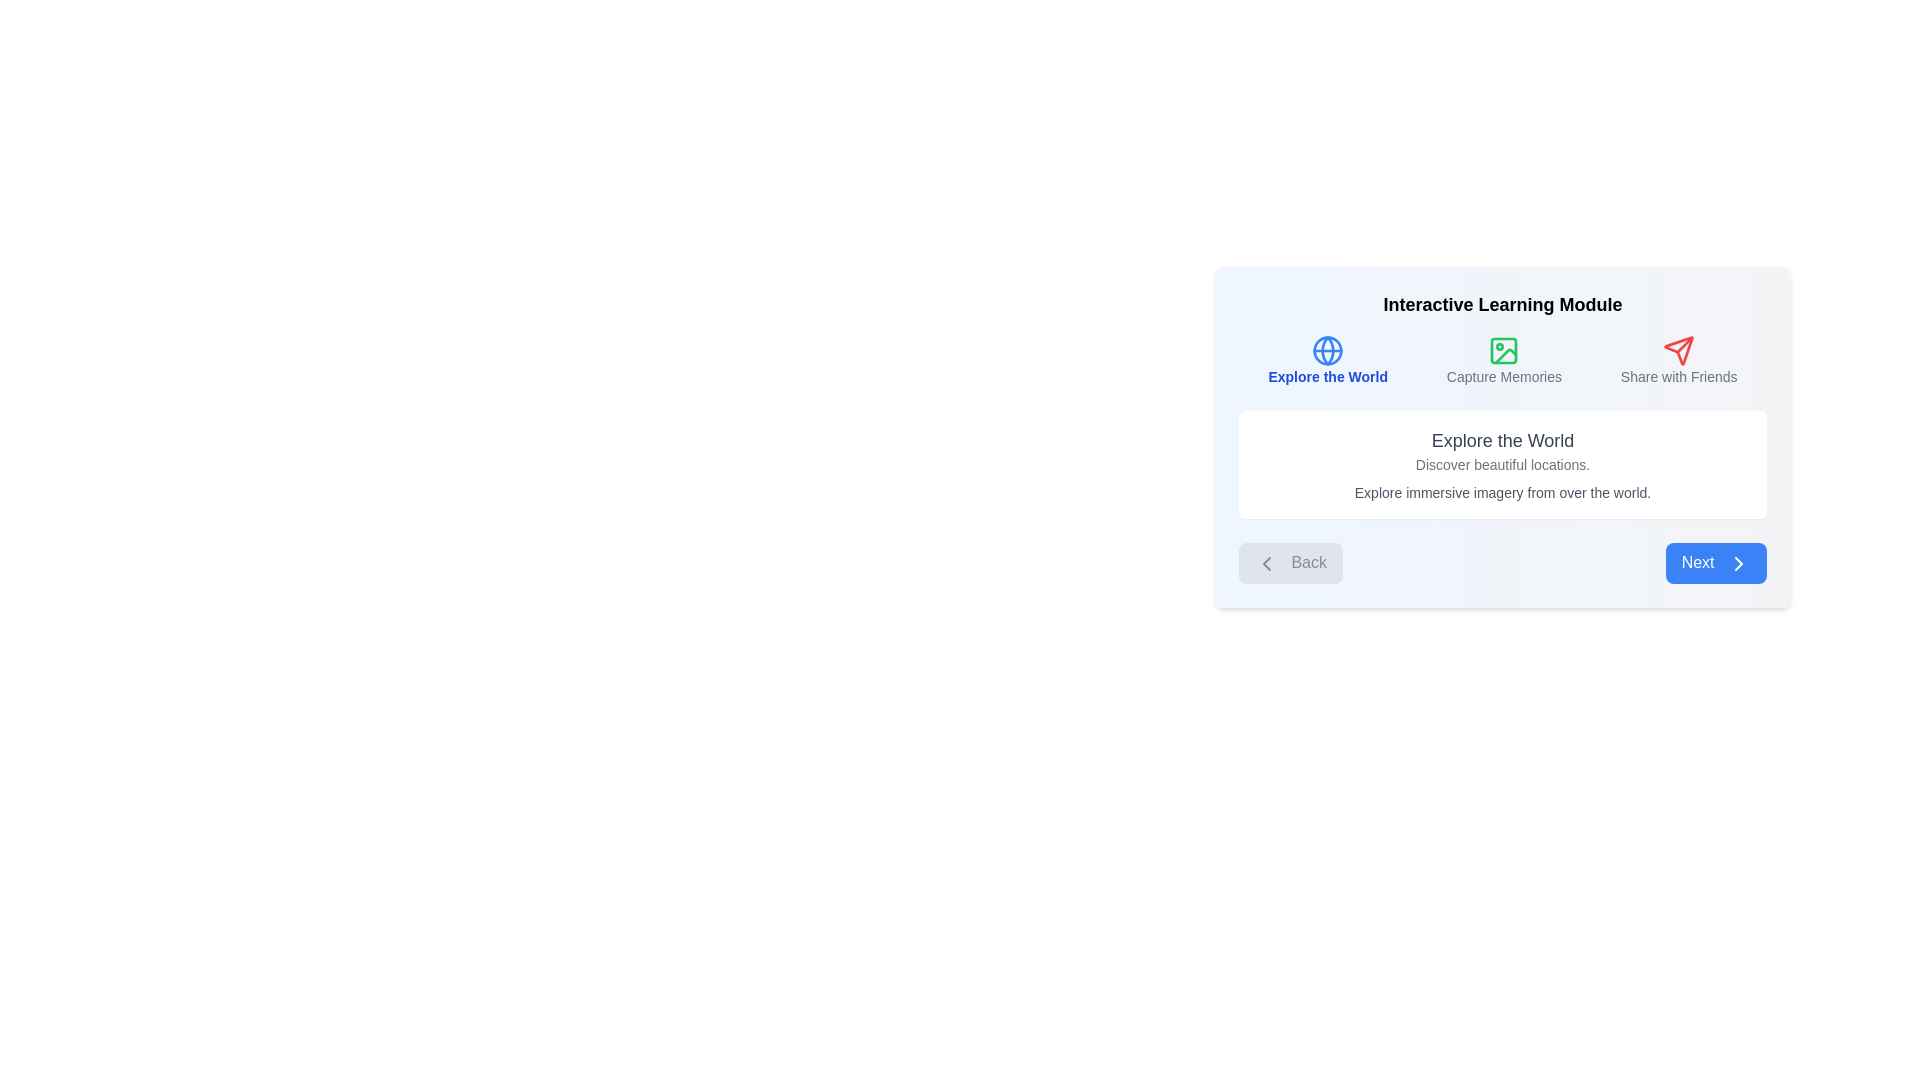  Describe the element at coordinates (1504, 361) in the screenshot. I see `the central button in the horizontal trio of options that allows users` at that location.